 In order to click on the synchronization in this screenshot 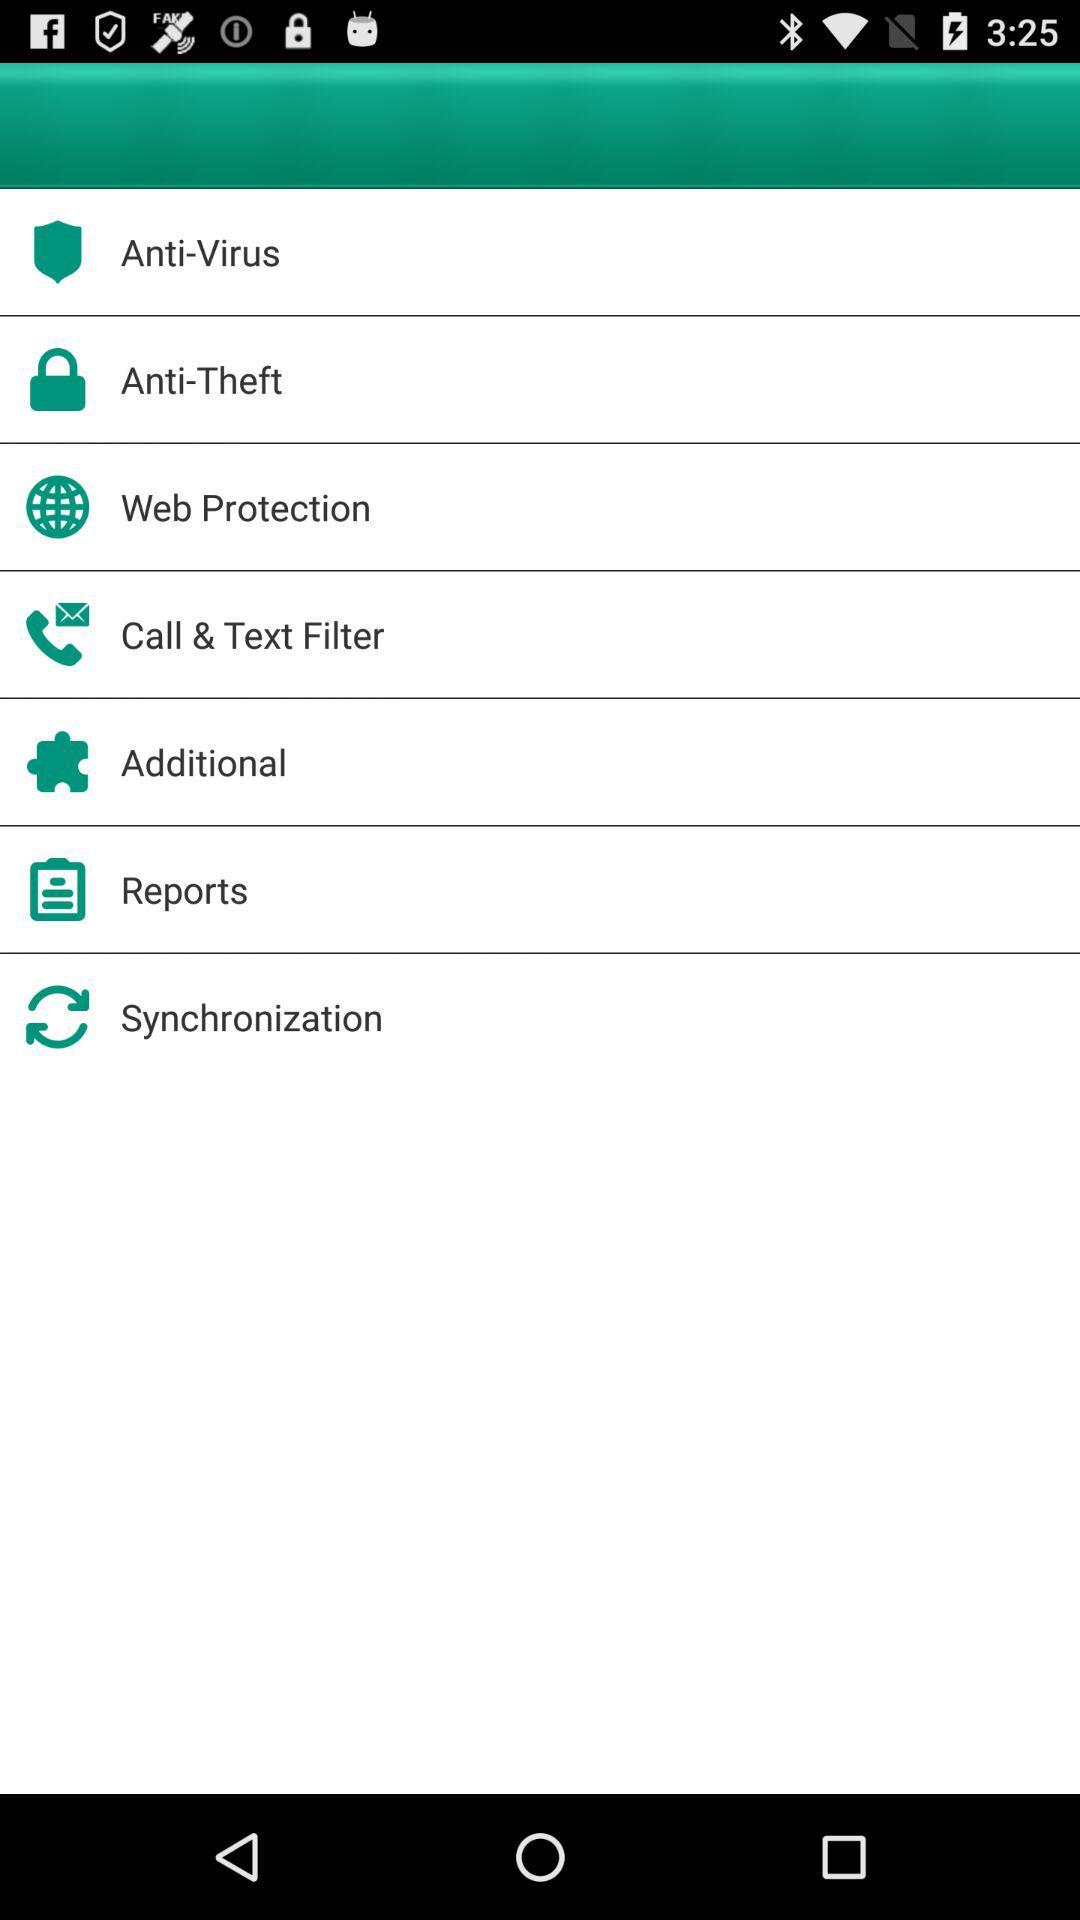, I will do `click(250, 1017)`.